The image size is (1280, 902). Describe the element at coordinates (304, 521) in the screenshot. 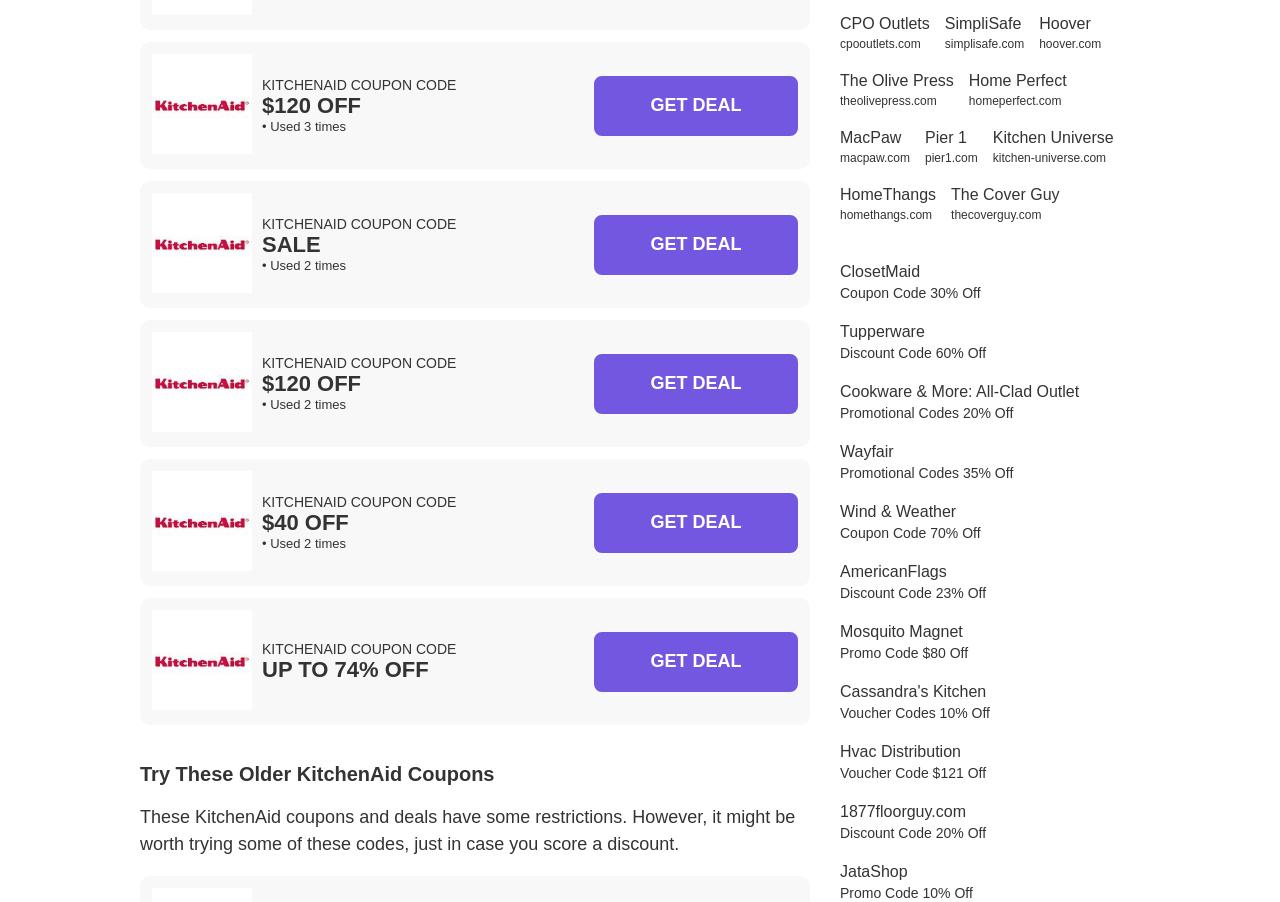

I see `'$40 Off'` at that location.